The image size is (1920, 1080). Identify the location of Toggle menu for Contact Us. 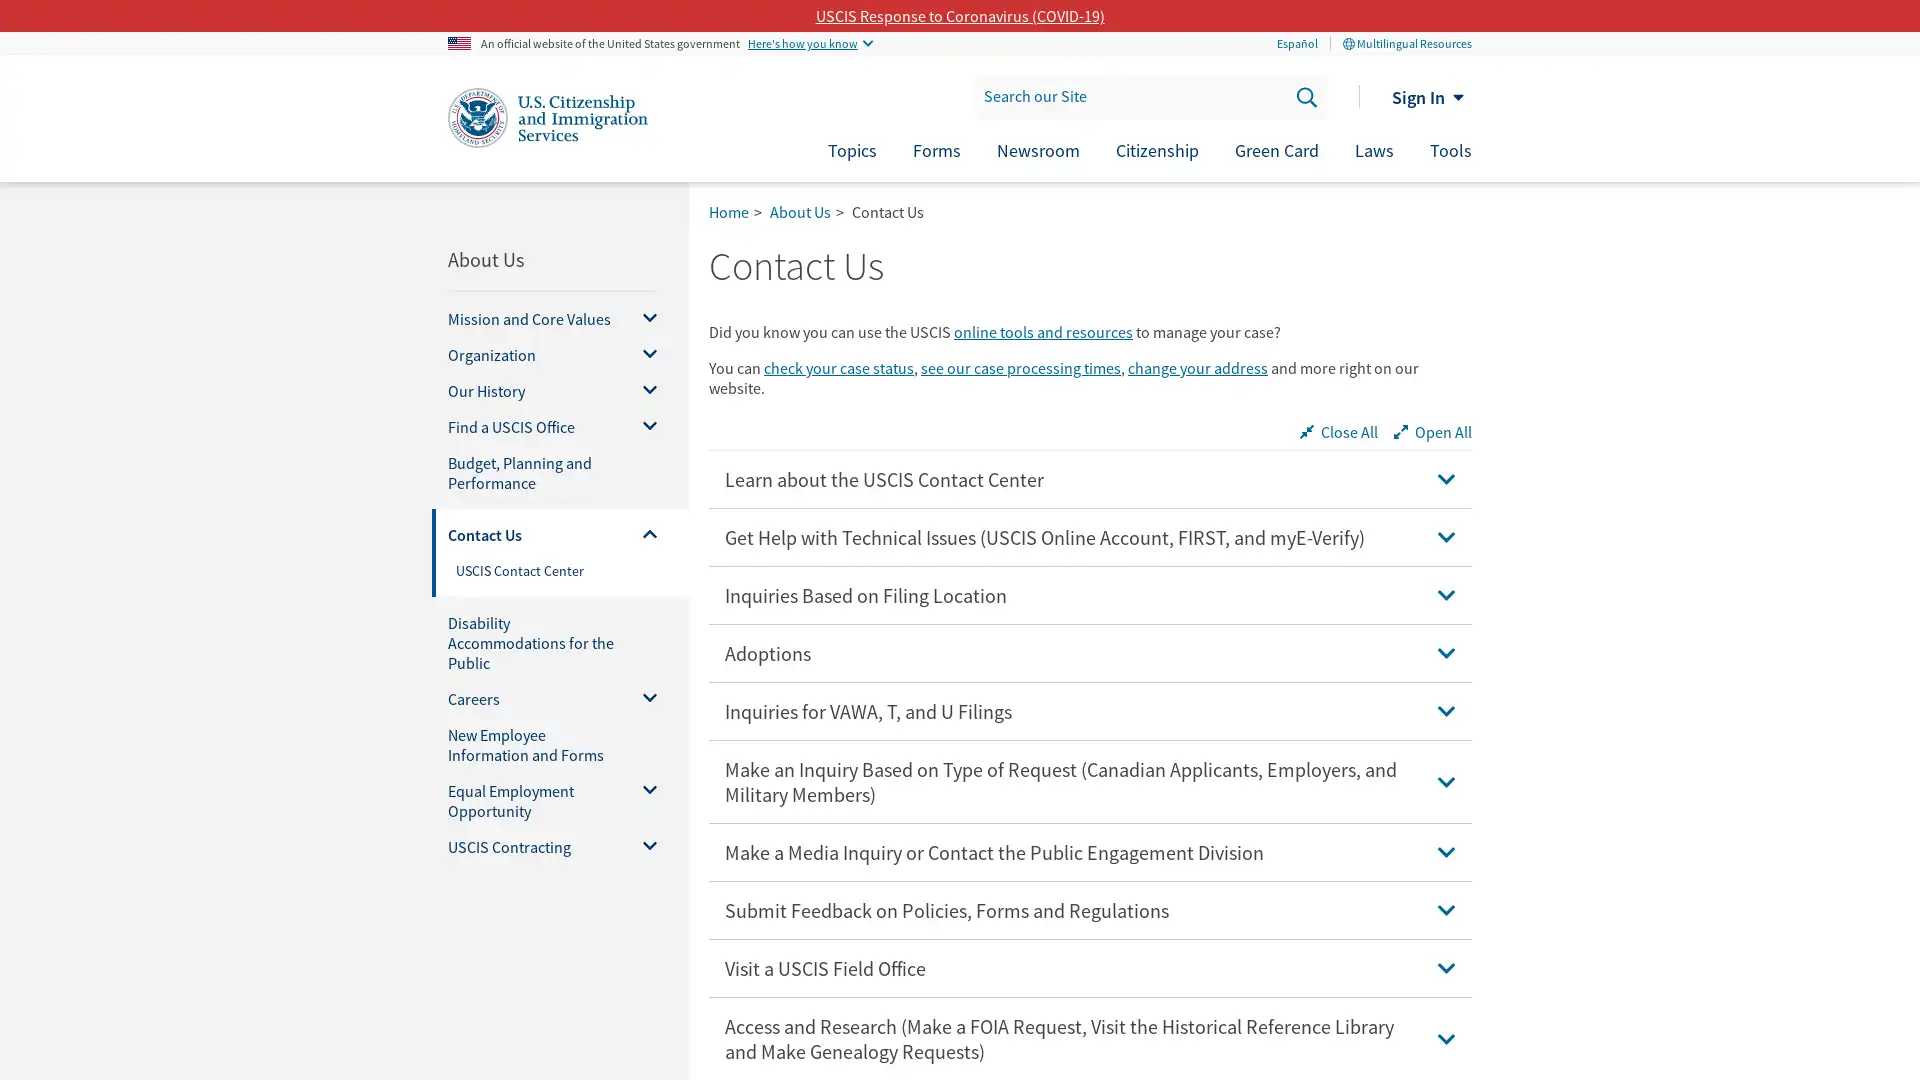
(642, 534).